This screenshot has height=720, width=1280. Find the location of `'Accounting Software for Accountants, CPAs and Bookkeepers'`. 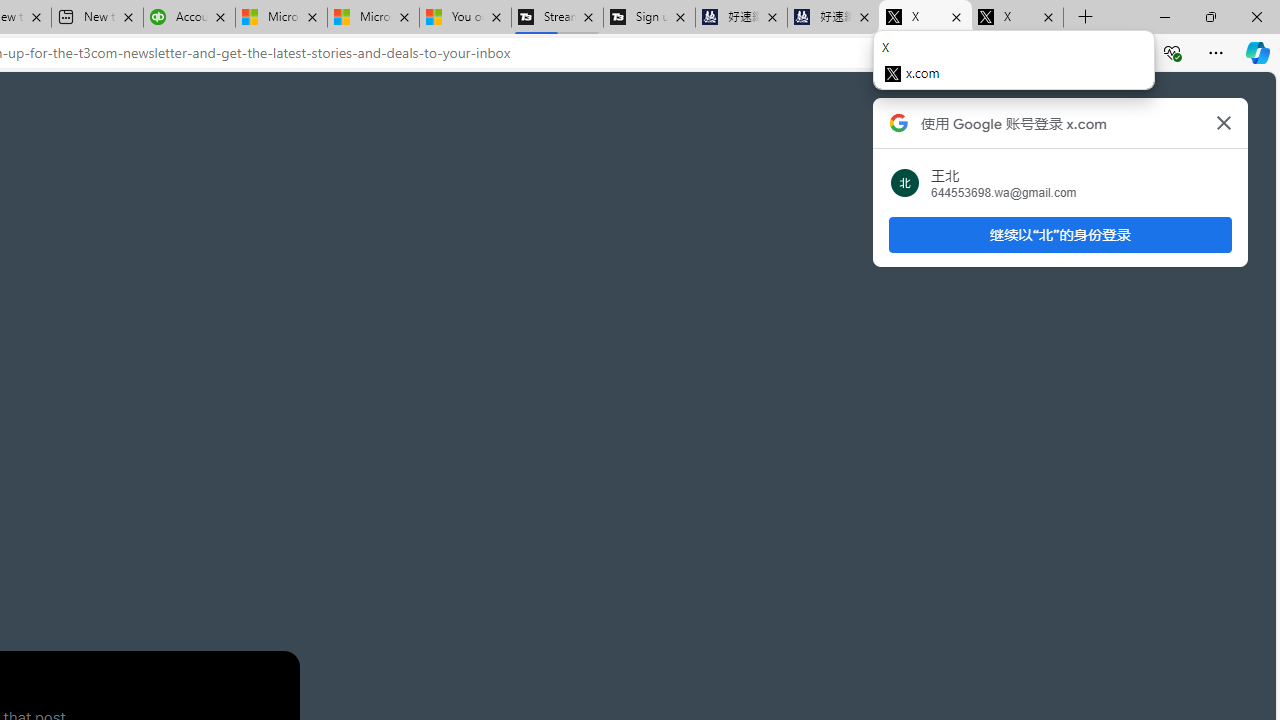

'Accounting Software for Accountants, CPAs and Bookkeepers' is located at coordinates (189, 17).